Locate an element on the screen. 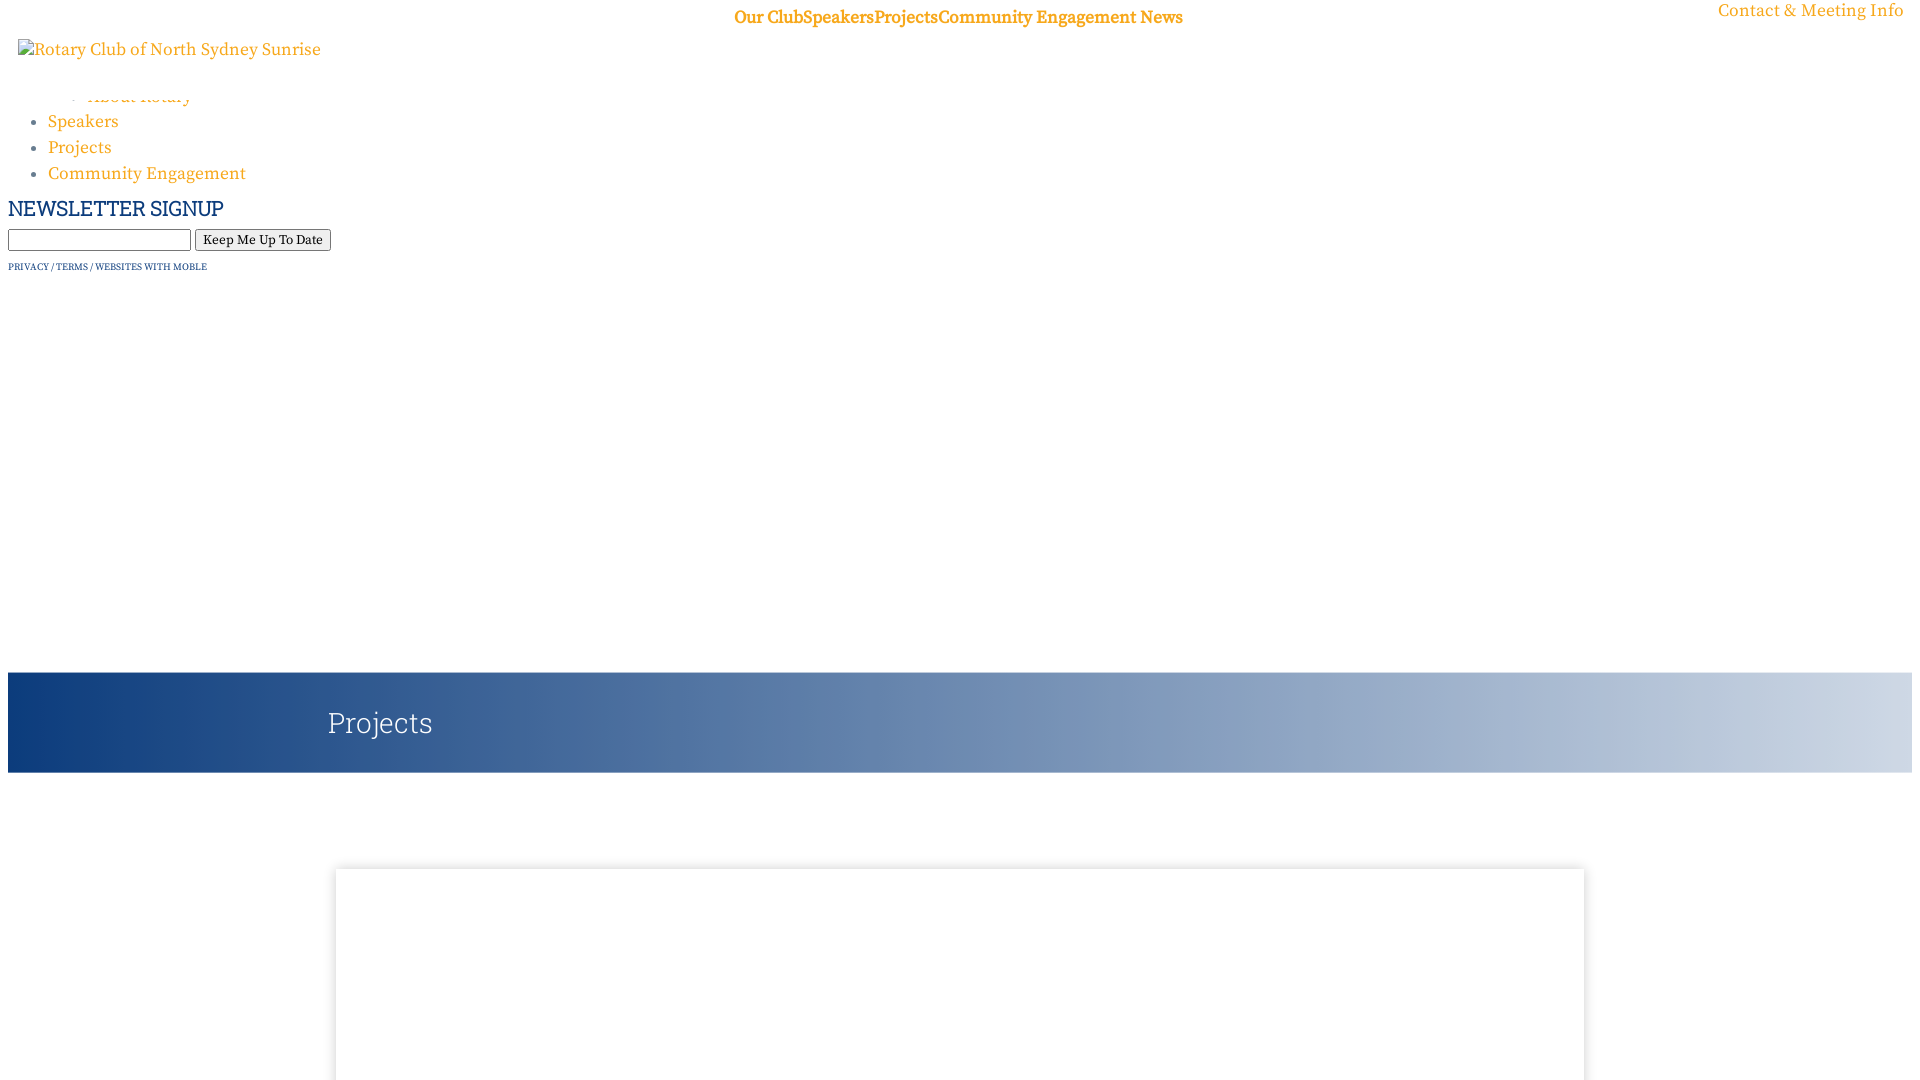 The width and height of the screenshot is (1920, 1080). 'Speakers' is located at coordinates (802, 19).